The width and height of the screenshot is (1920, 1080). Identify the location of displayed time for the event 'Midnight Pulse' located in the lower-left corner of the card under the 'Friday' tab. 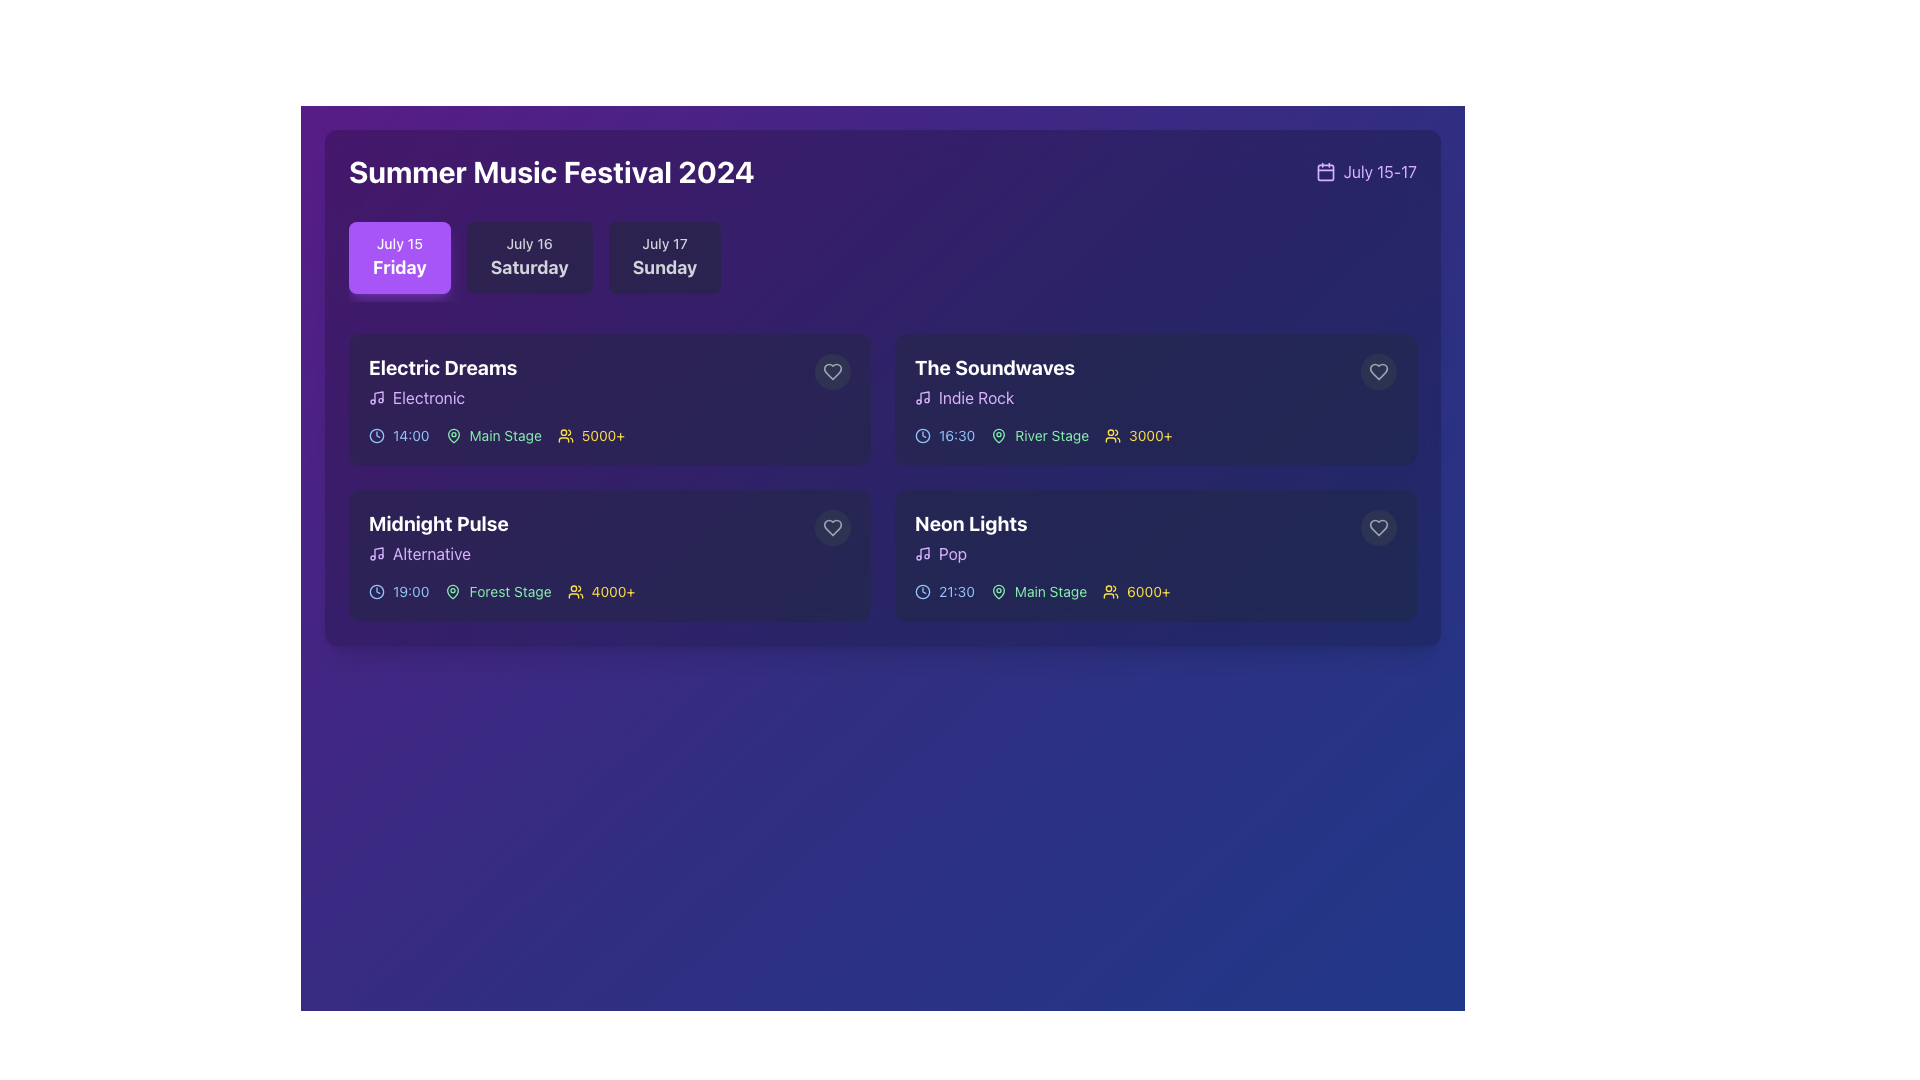
(410, 590).